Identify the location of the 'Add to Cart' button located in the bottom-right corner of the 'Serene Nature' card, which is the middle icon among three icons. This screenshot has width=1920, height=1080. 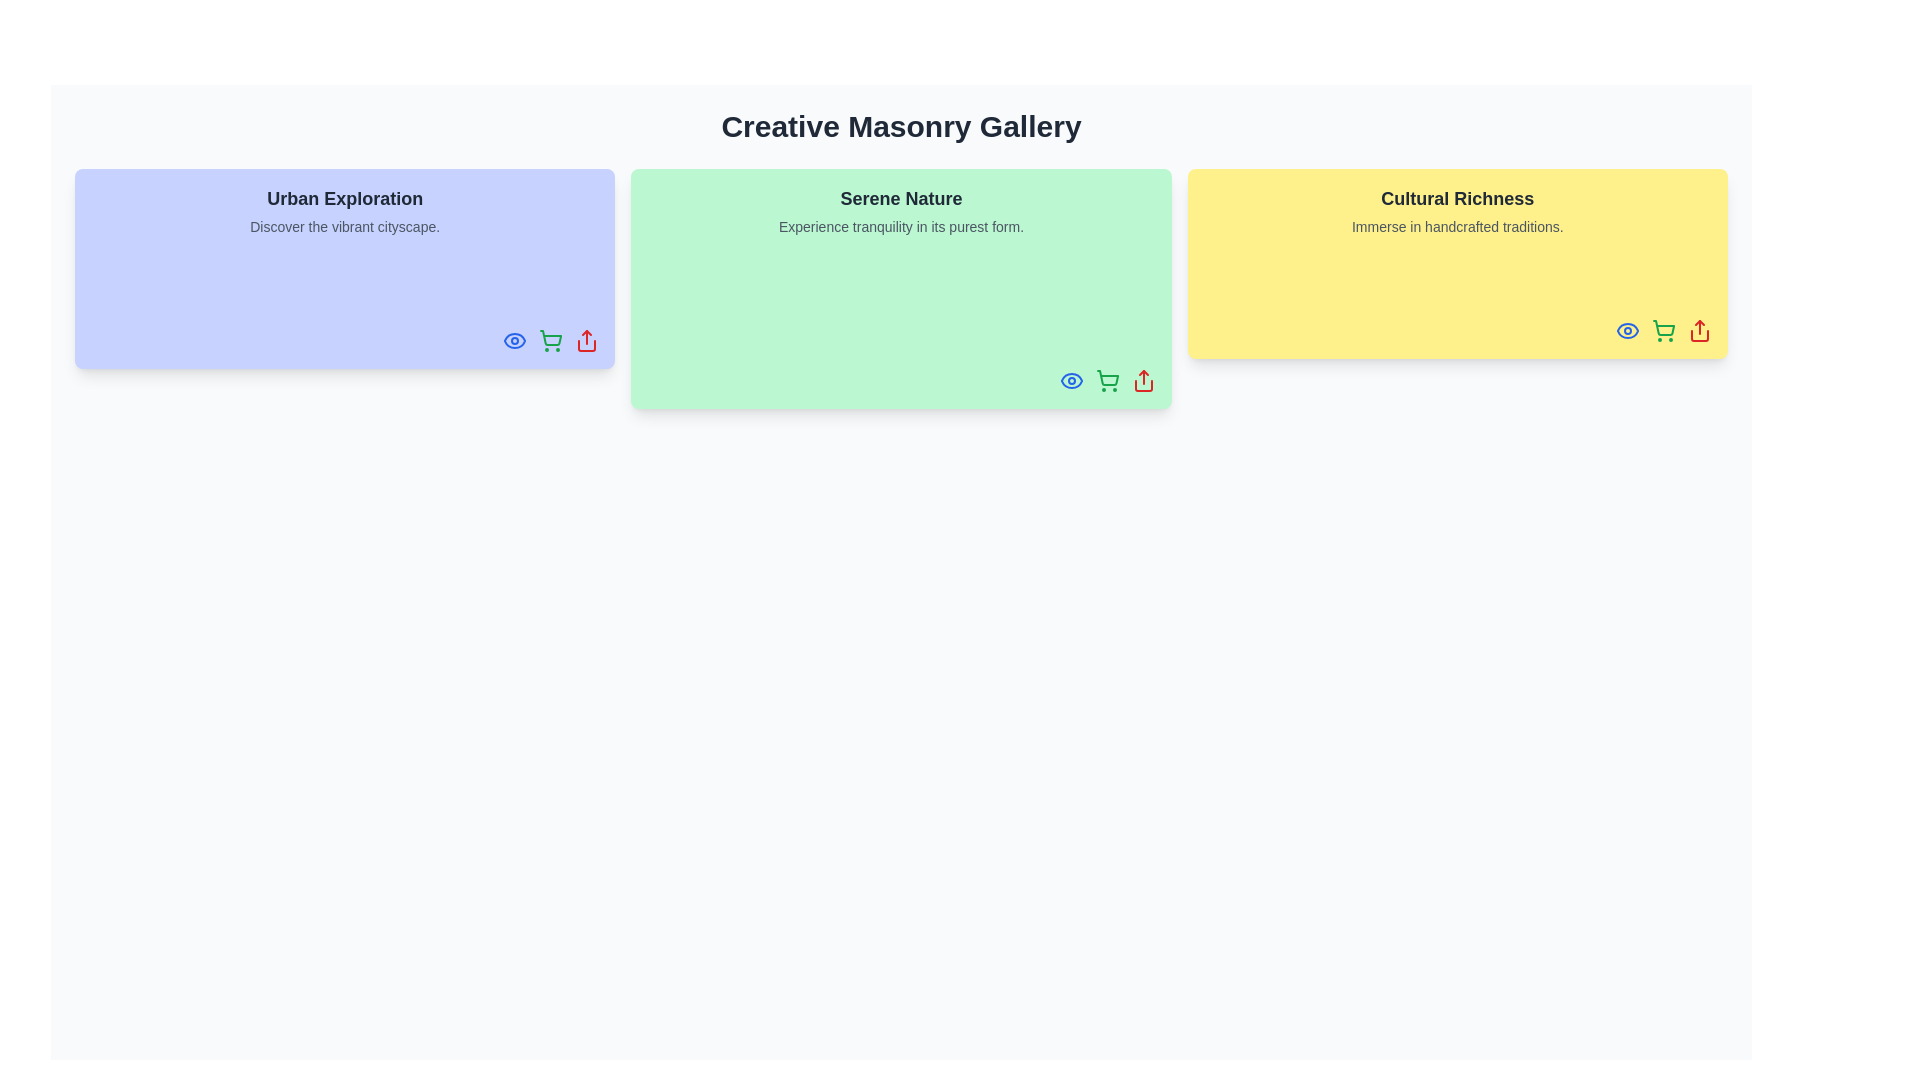
(1106, 381).